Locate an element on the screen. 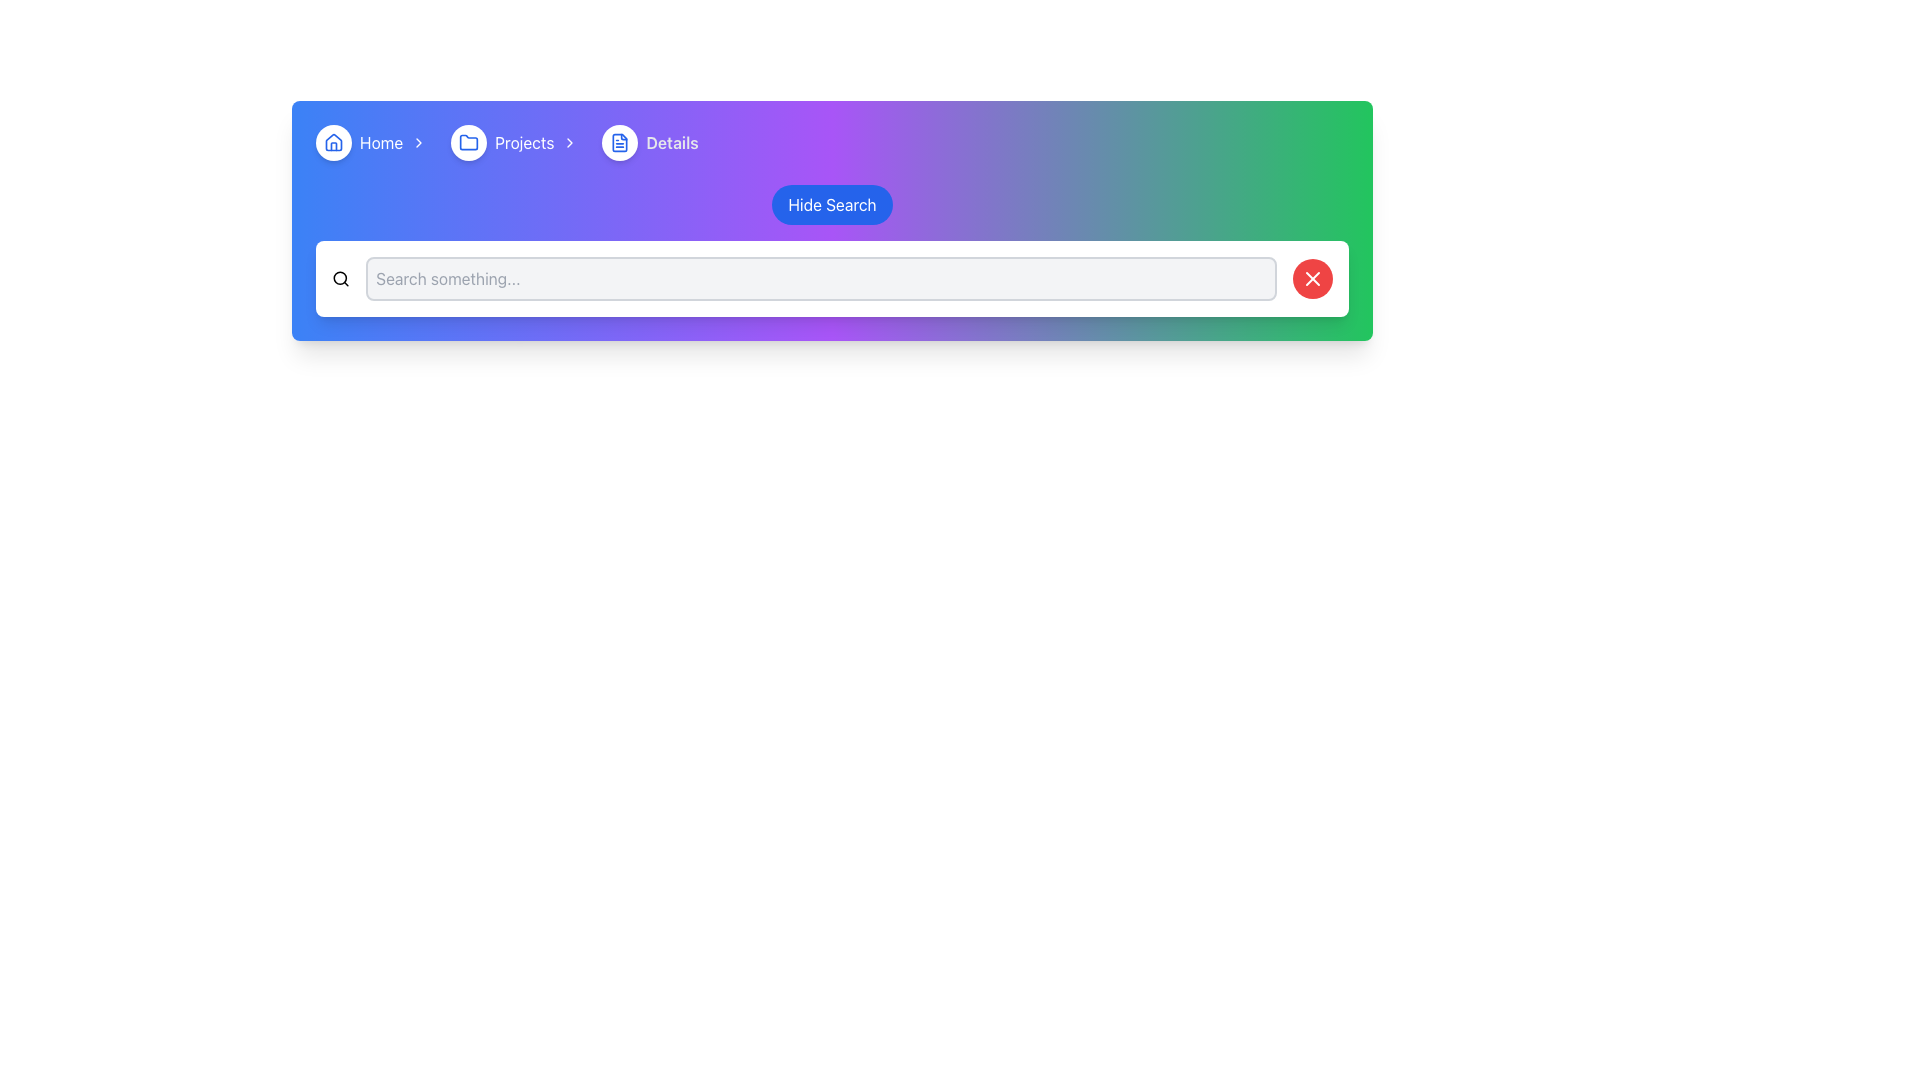  the 'Projects' navigation icon located to the left of the text 'Projects' is located at coordinates (468, 141).